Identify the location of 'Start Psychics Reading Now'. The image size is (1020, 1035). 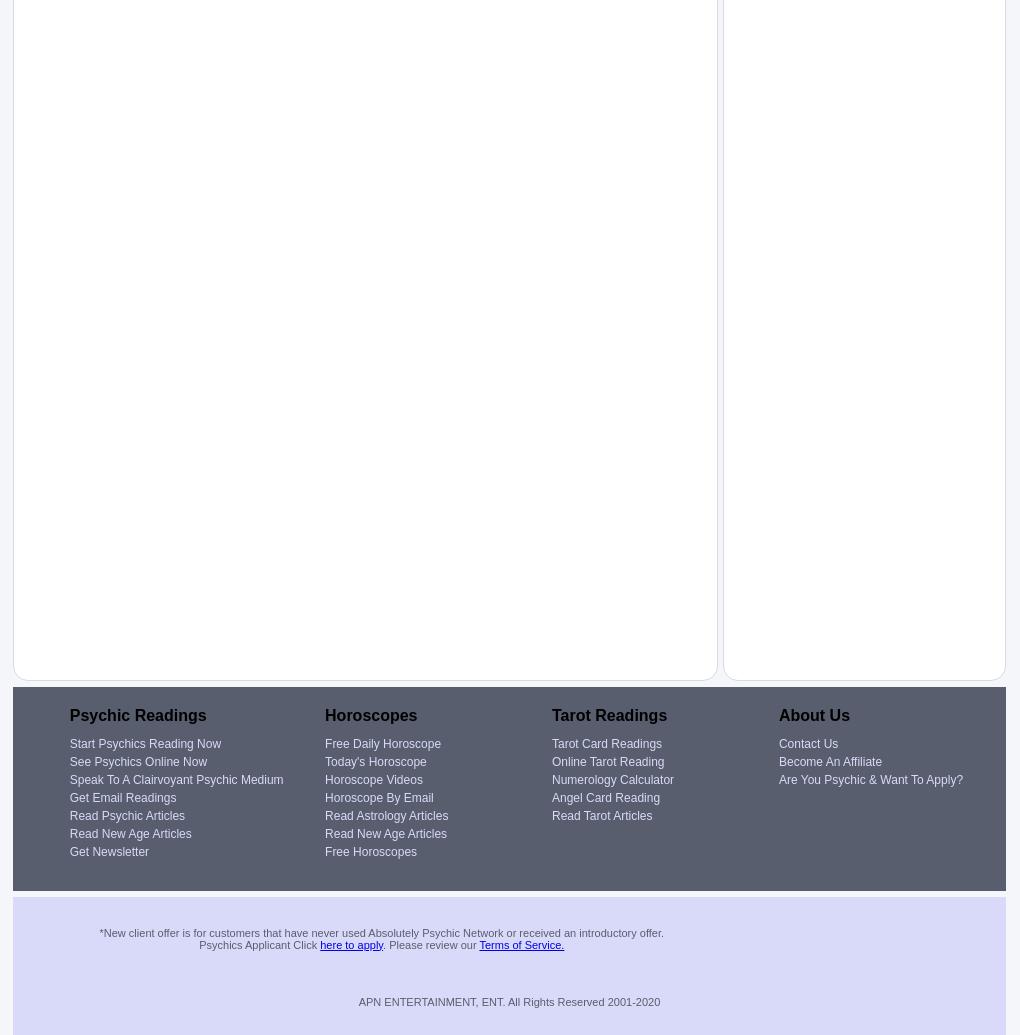
(145, 742).